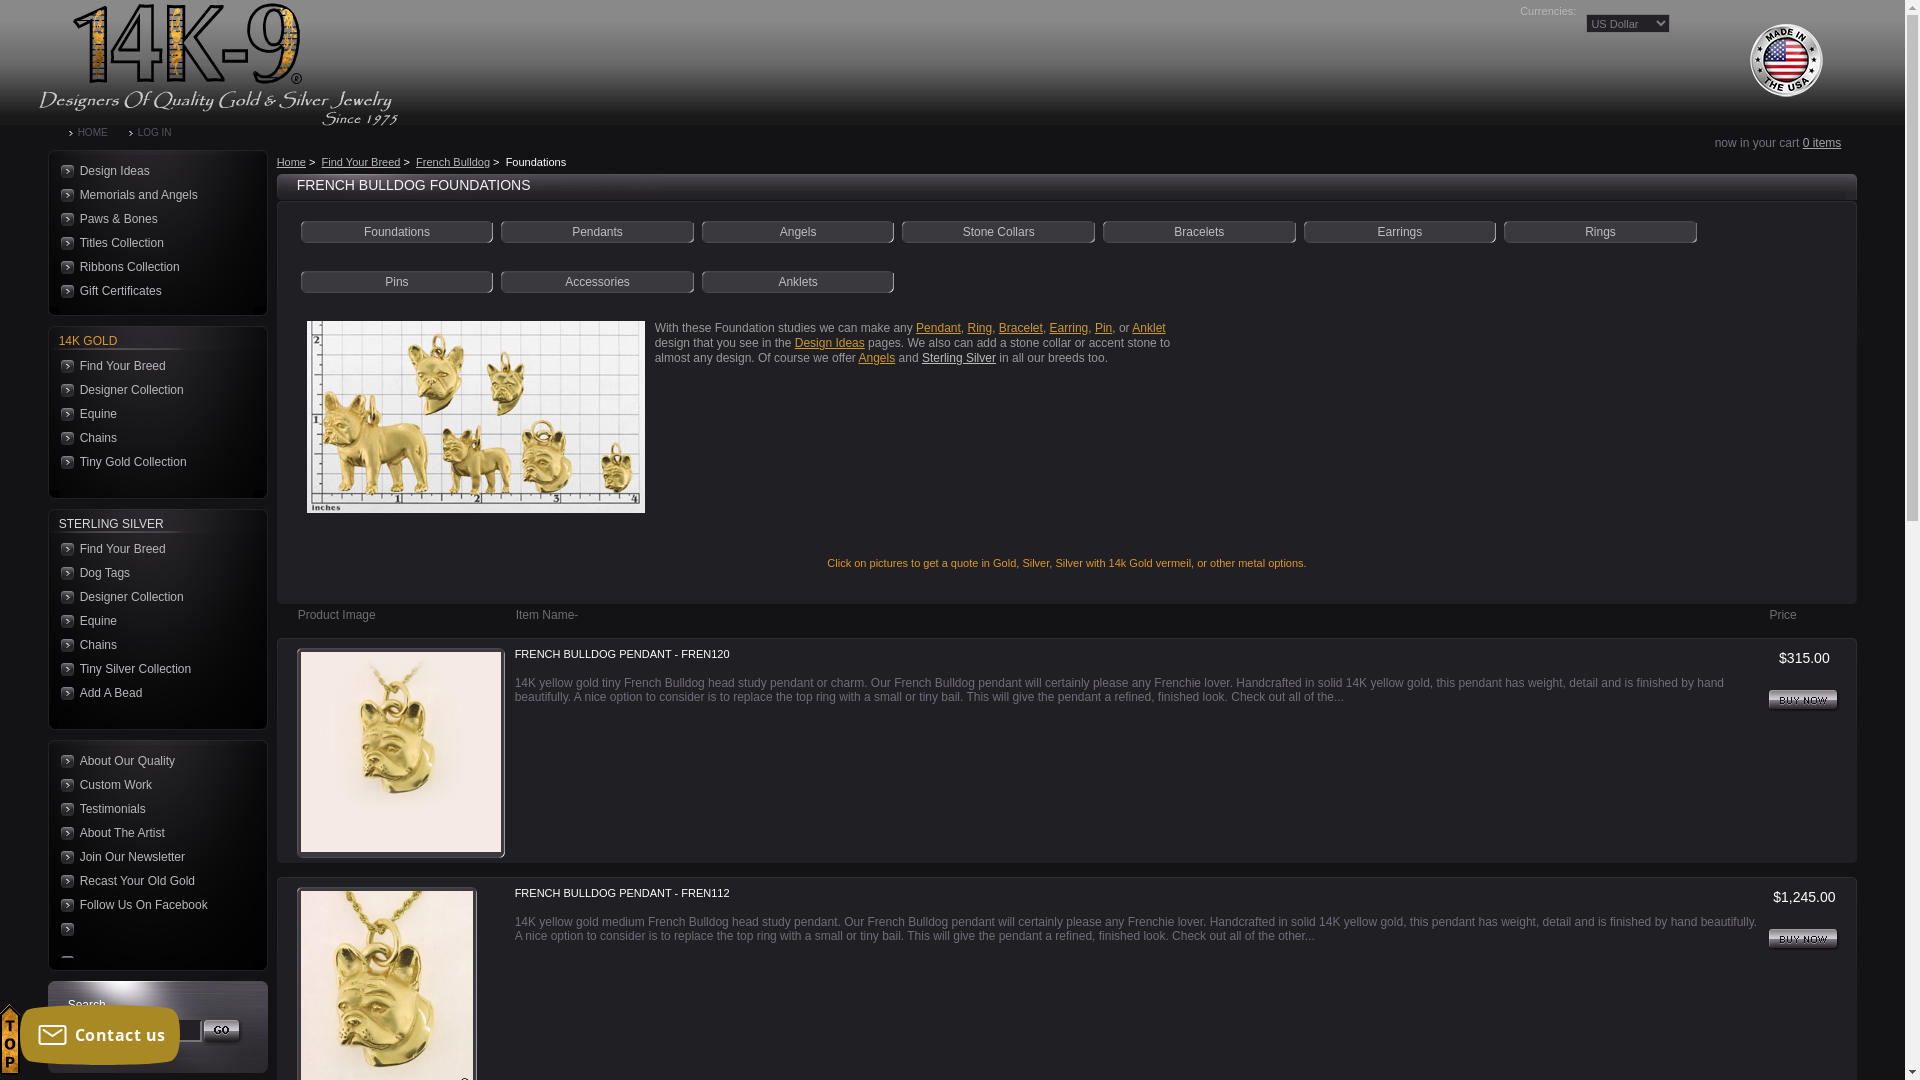 This screenshot has width=1920, height=1080. What do you see at coordinates (1600, 230) in the screenshot?
I see `'Rings'` at bounding box center [1600, 230].